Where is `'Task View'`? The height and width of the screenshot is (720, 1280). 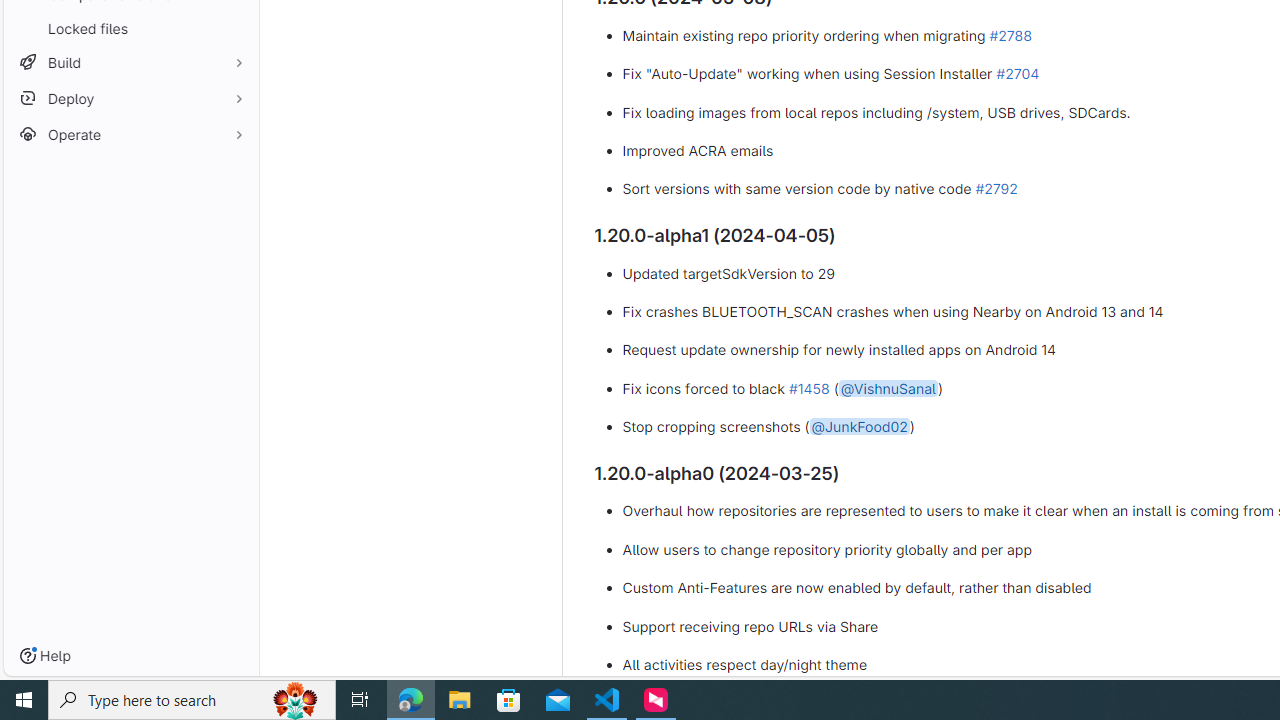 'Task View' is located at coordinates (359, 698).